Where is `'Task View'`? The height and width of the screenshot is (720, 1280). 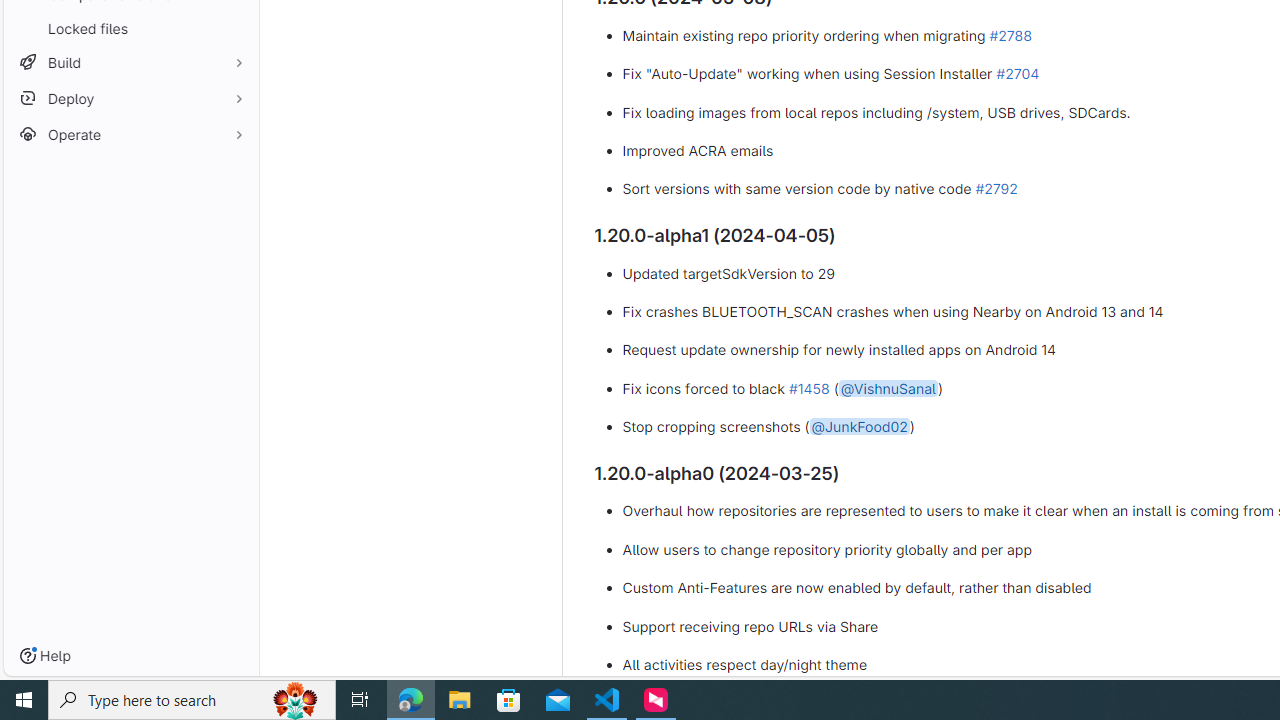 'Task View' is located at coordinates (359, 698).